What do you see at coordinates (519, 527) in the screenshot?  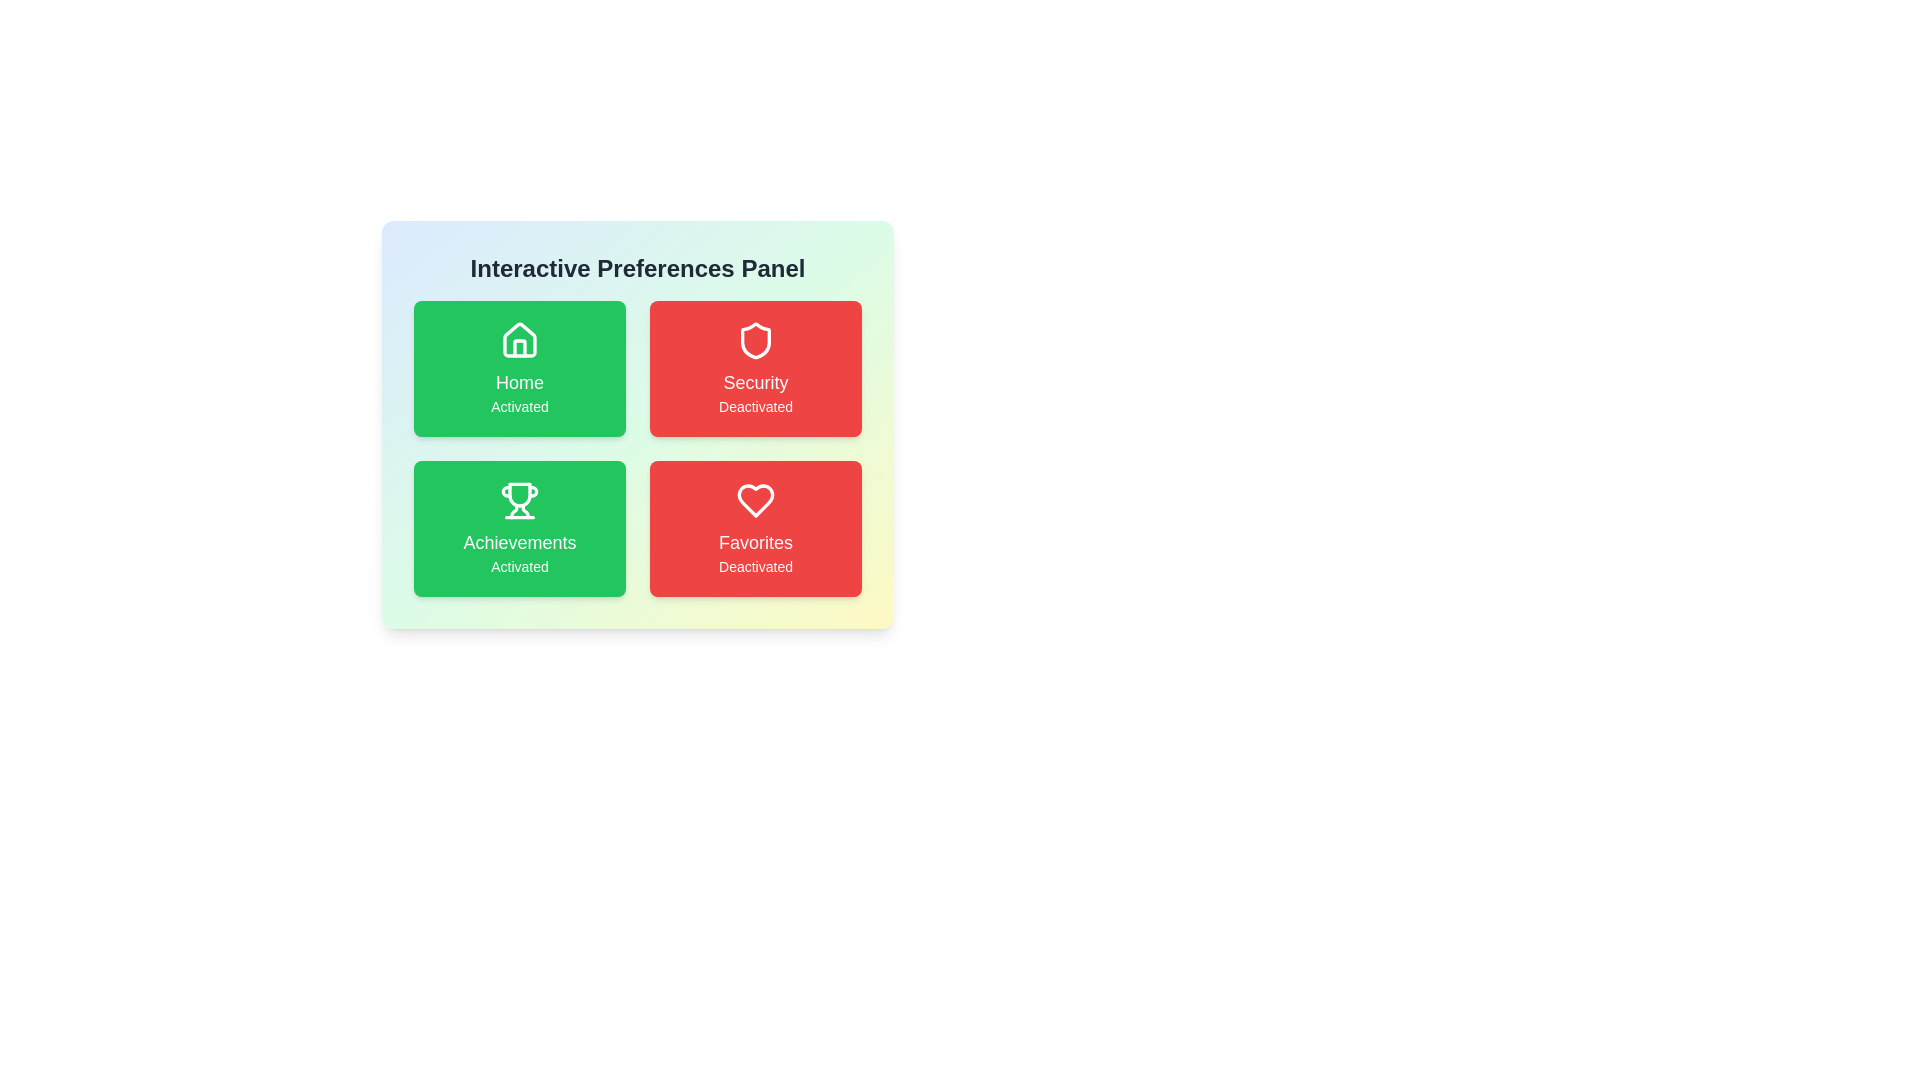 I see `the Achievements card` at bounding box center [519, 527].